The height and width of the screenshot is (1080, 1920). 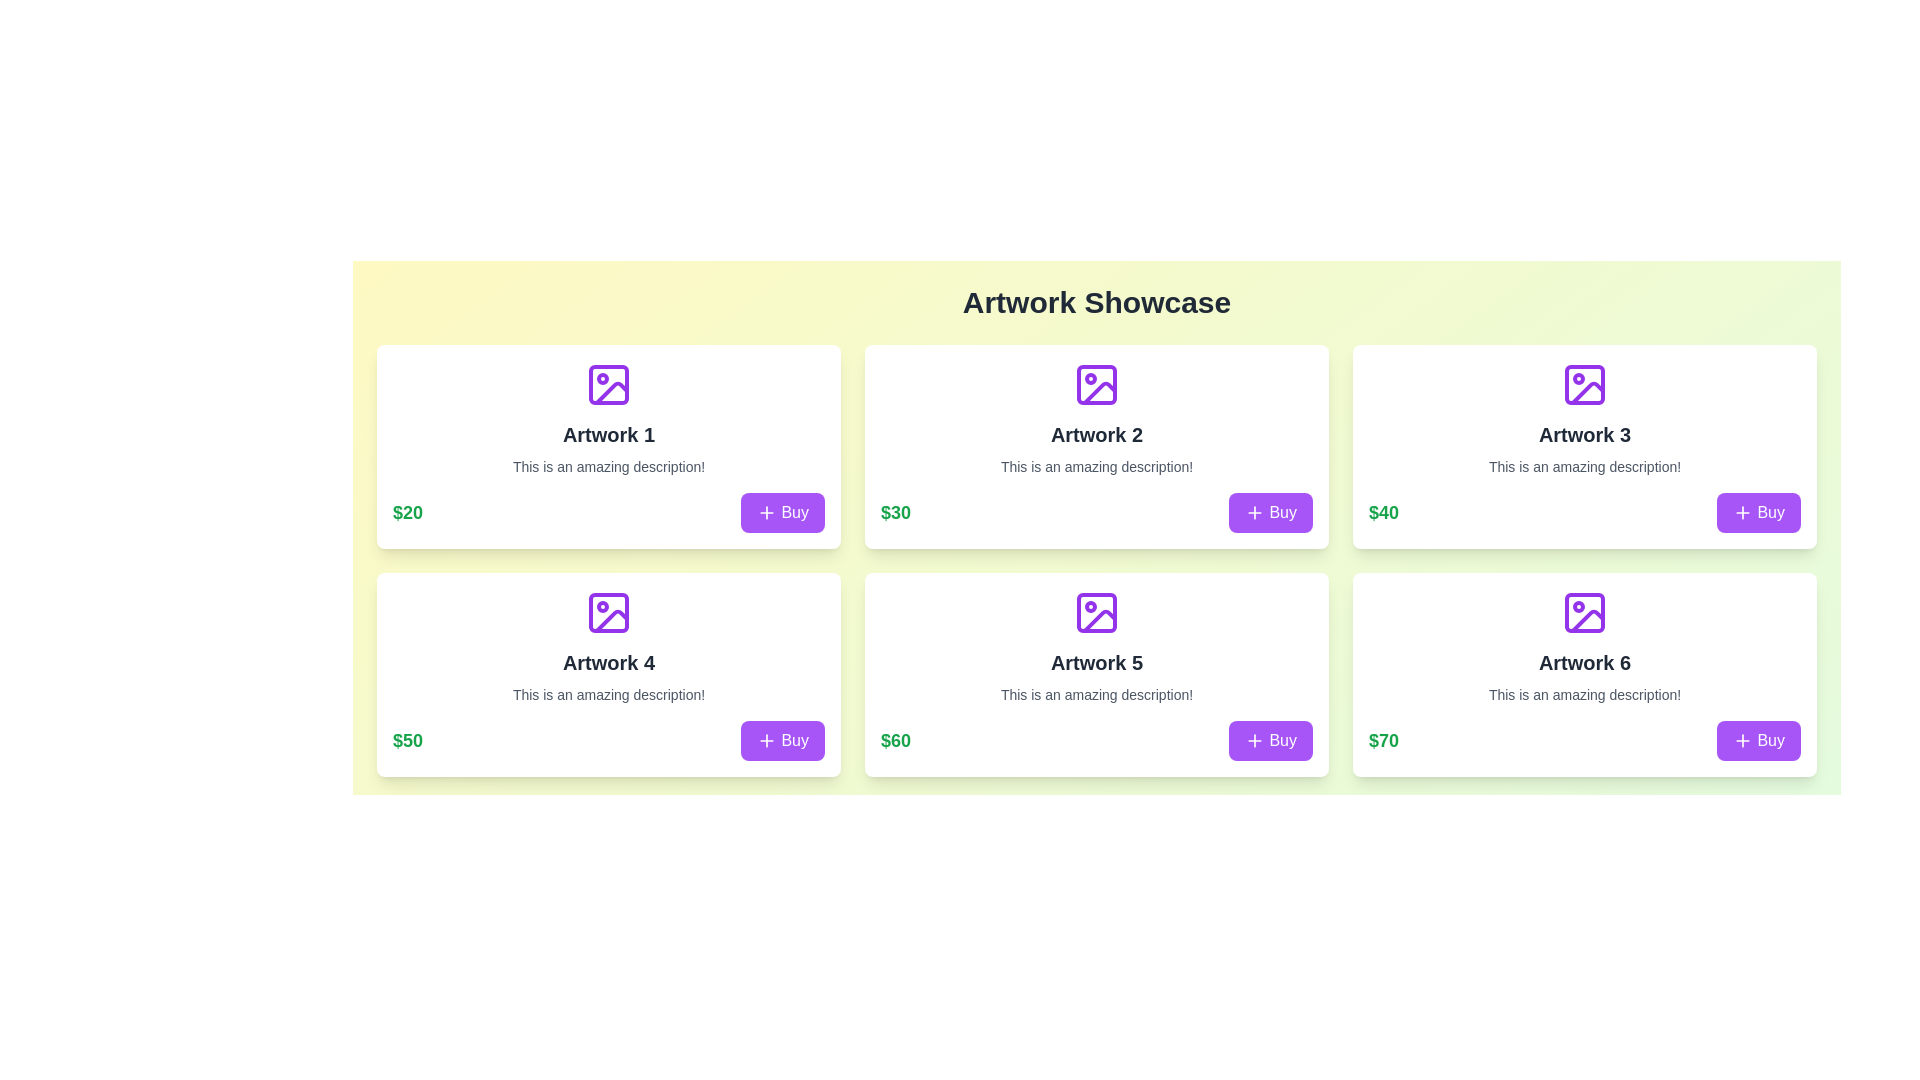 What do you see at coordinates (1096, 693) in the screenshot?
I see `the Text Label providing additional information about 'Artwork 5', located below its title and above the price and purchase button` at bounding box center [1096, 693].